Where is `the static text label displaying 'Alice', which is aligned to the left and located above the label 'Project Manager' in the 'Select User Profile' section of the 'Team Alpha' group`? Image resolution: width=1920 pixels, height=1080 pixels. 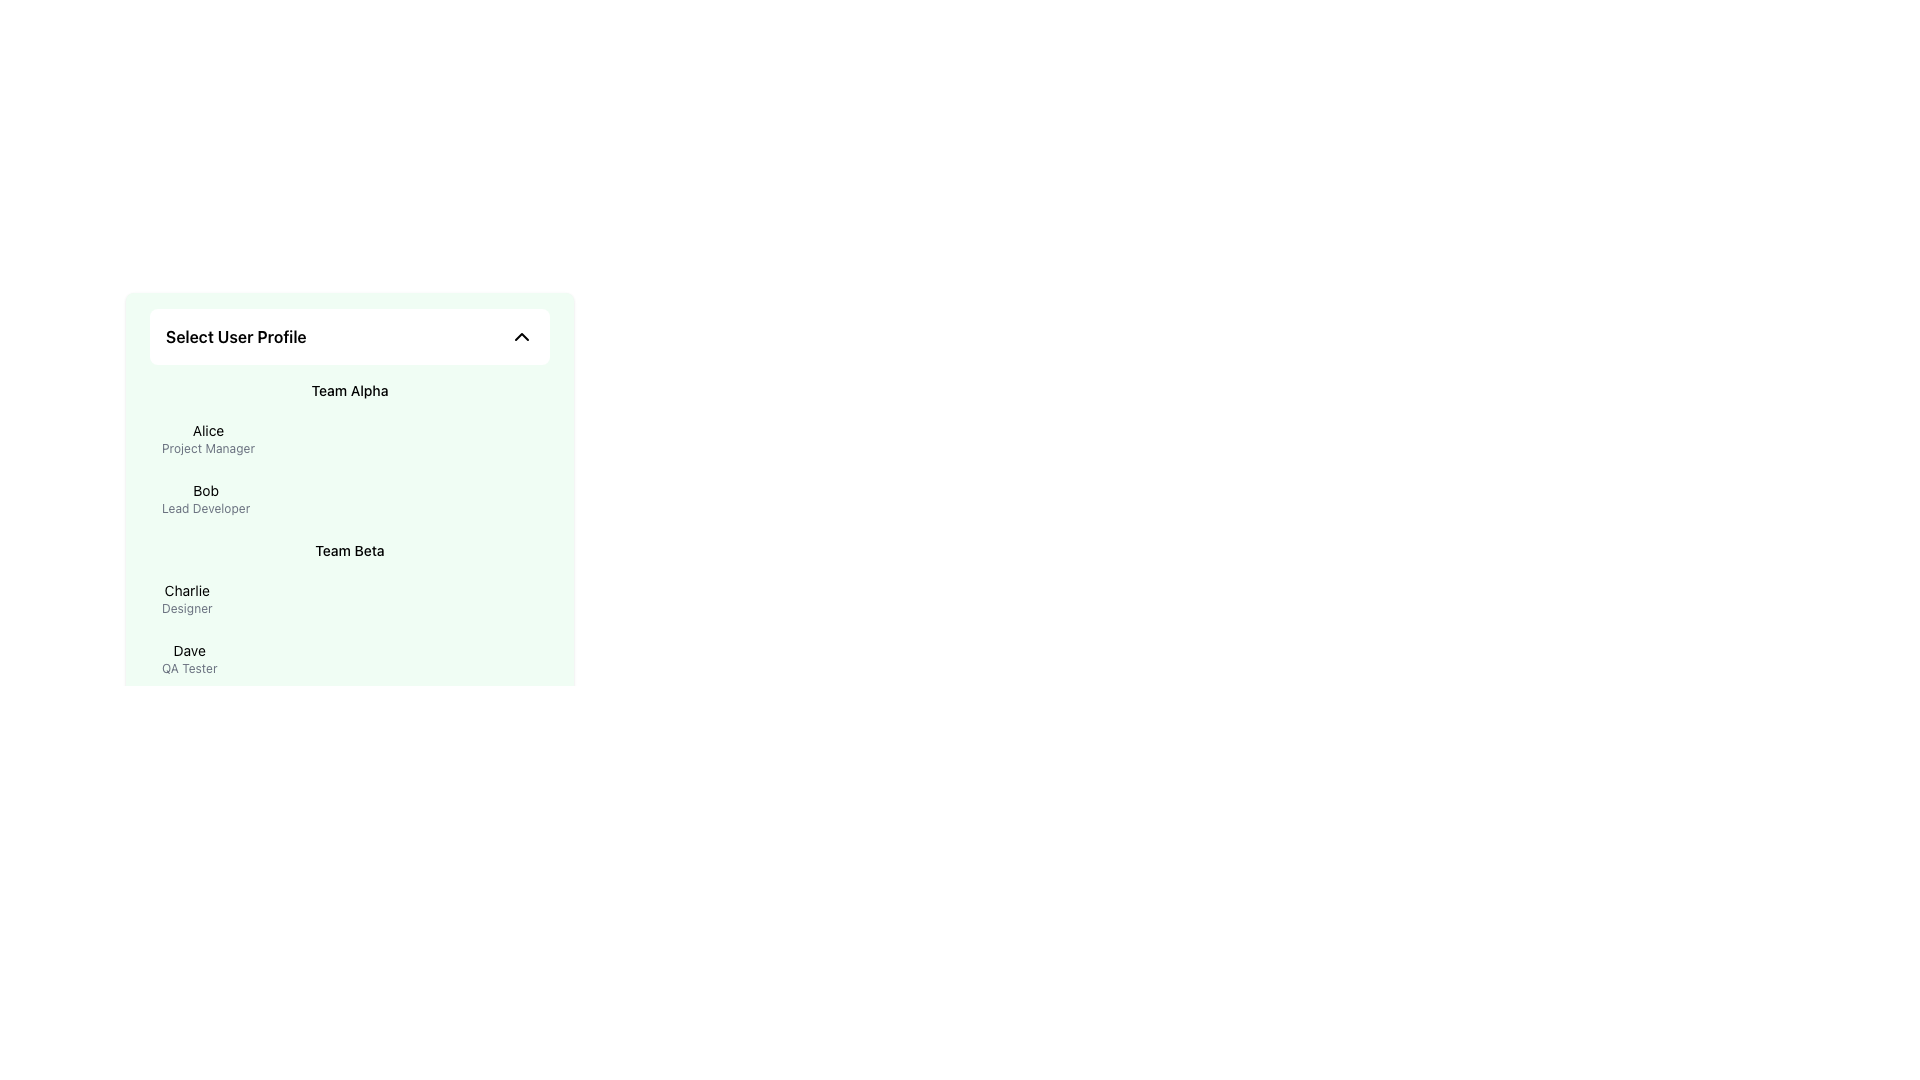 the static text label displaying 'Alice', which is aligned to the left and located above the label 'Project Manager' in the 'Select User Profile' section of the 'Team Alpha' group is located at coordinates (208, 430).